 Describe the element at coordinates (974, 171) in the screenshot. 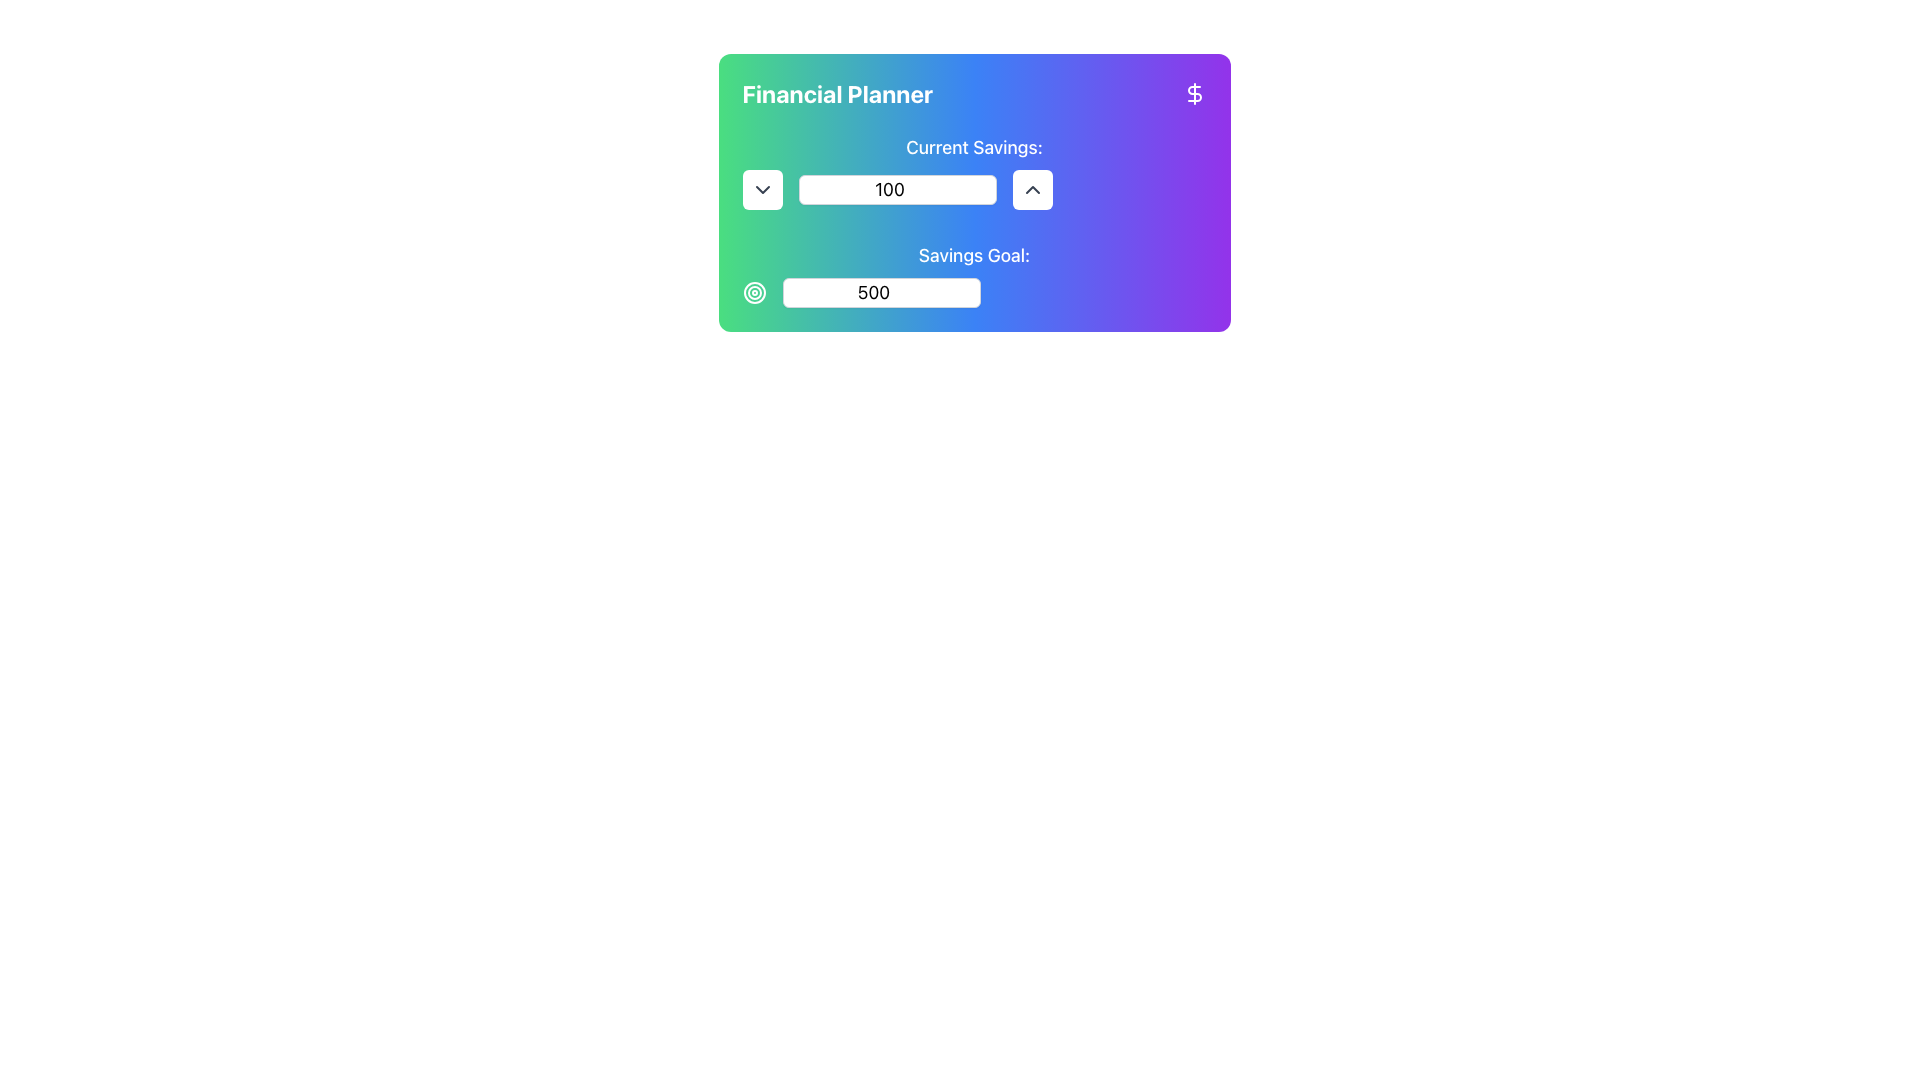

I see `text from the label that describes the input field for entering the current savings amount, located centrally above the input field in the top section of a gradient background box` at that location.